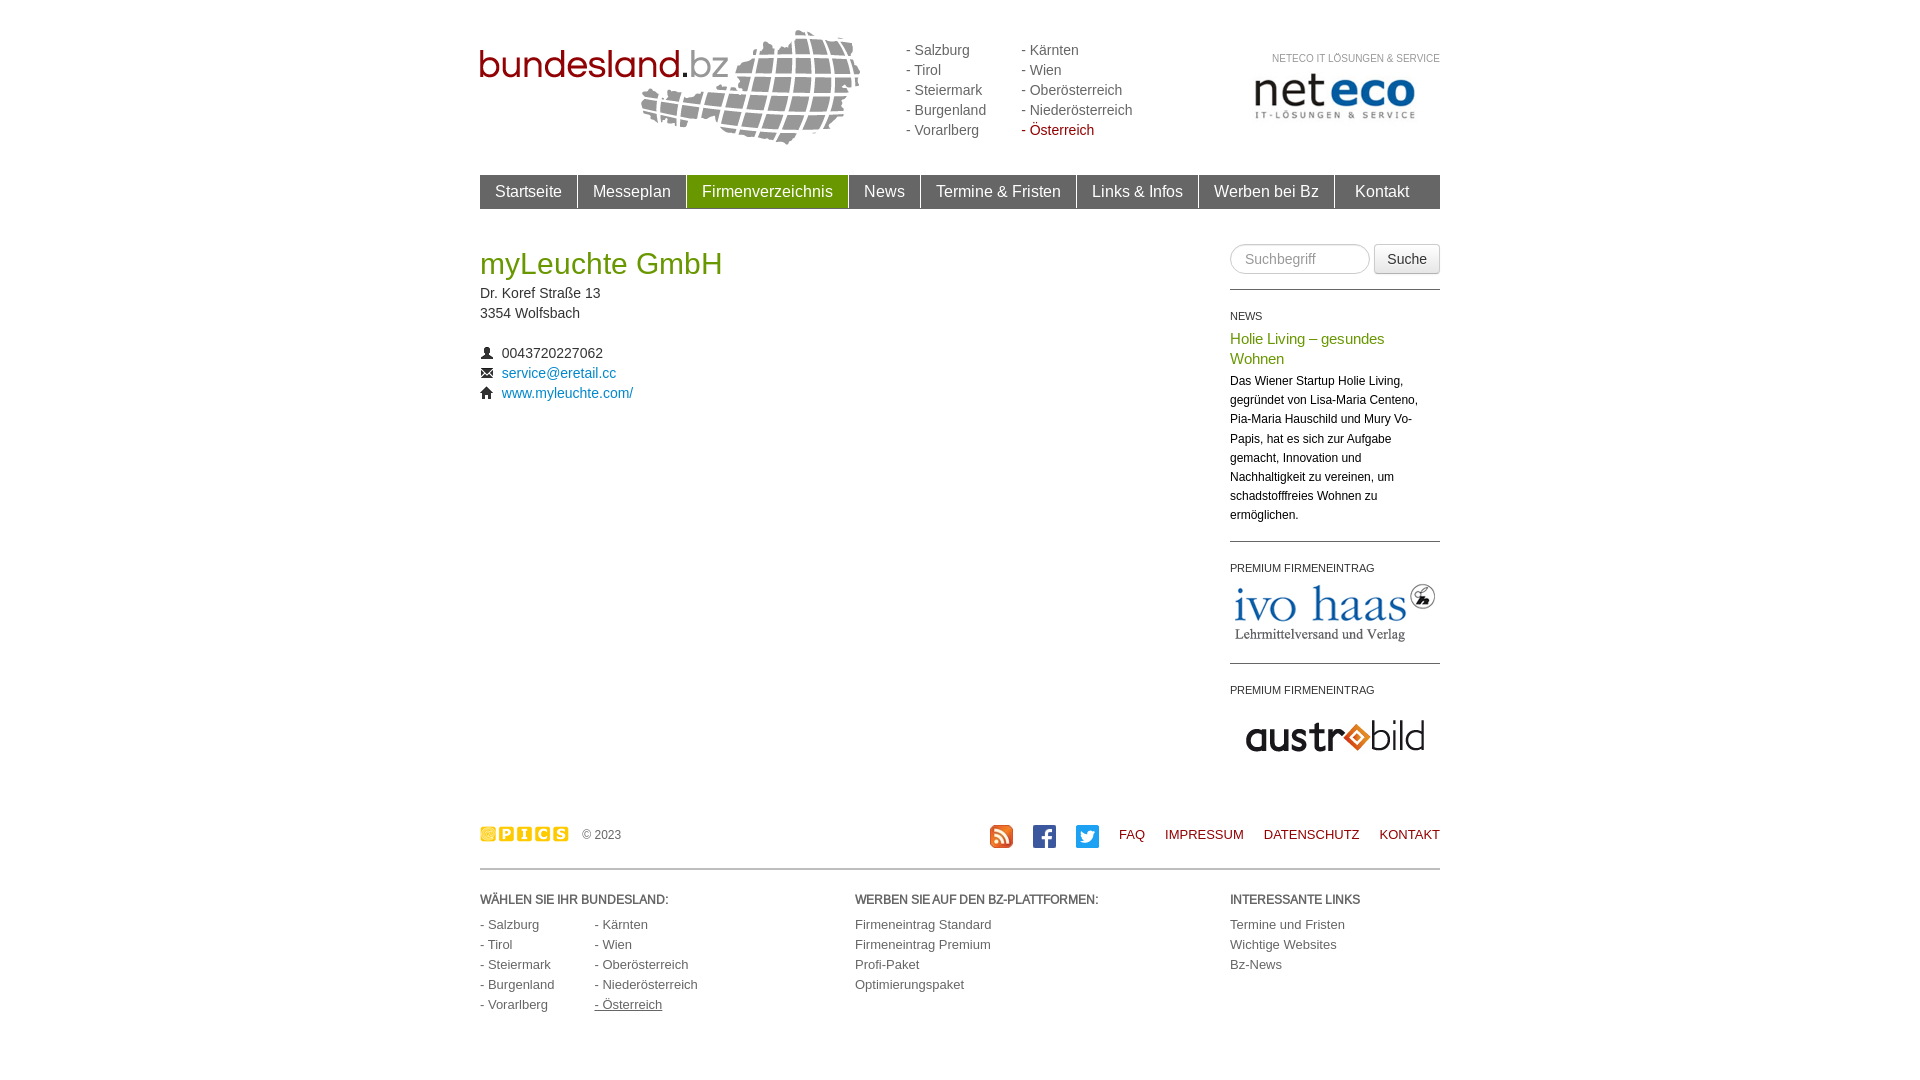 This screenshot has height=1080, width=1920. What do you see at coordinates (1032, 834) in the screenshot?
I see `'BZ auf Facebook'` at bounding box center [1032, 834].